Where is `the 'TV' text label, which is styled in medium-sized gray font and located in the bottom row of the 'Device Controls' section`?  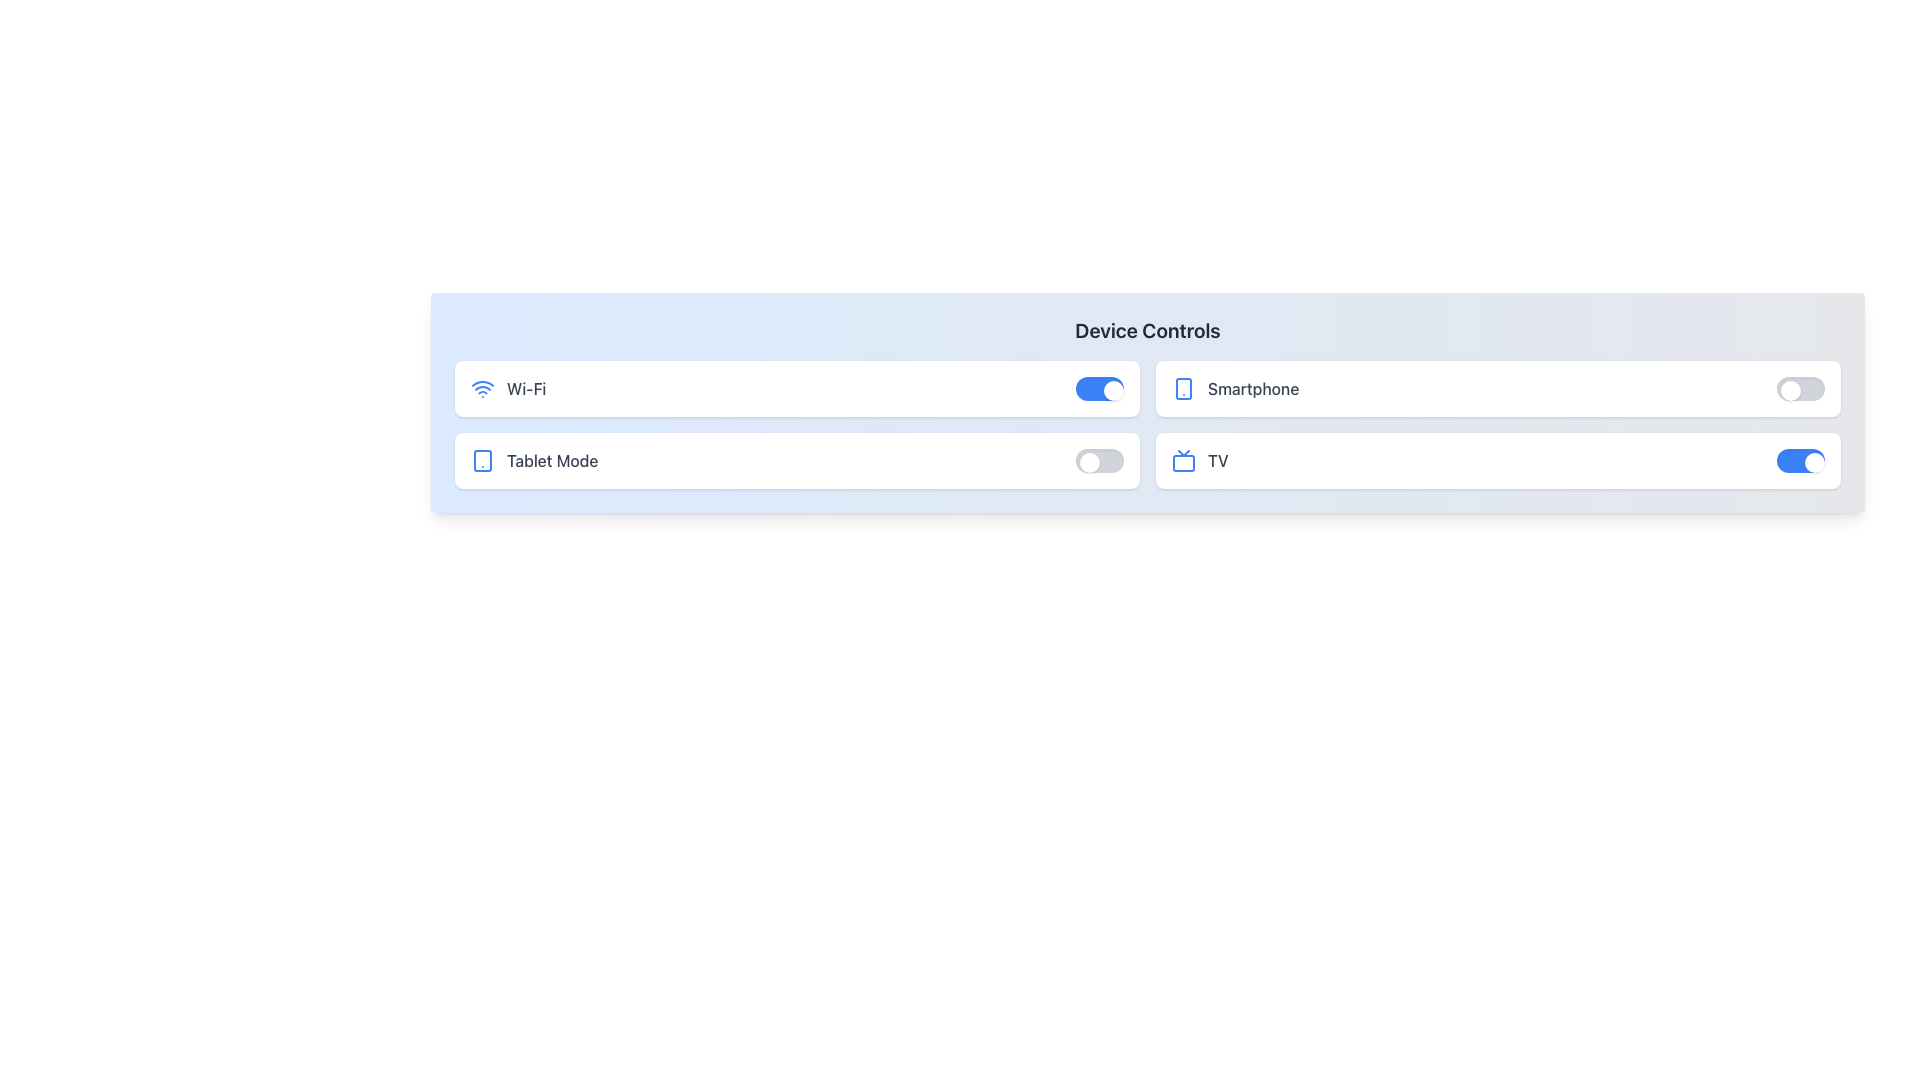
the 'TV' text label, which is styled in medium-sized gray font and located in the bottom row of the 'Device Controls' section is located at coordinates (1217, 461).